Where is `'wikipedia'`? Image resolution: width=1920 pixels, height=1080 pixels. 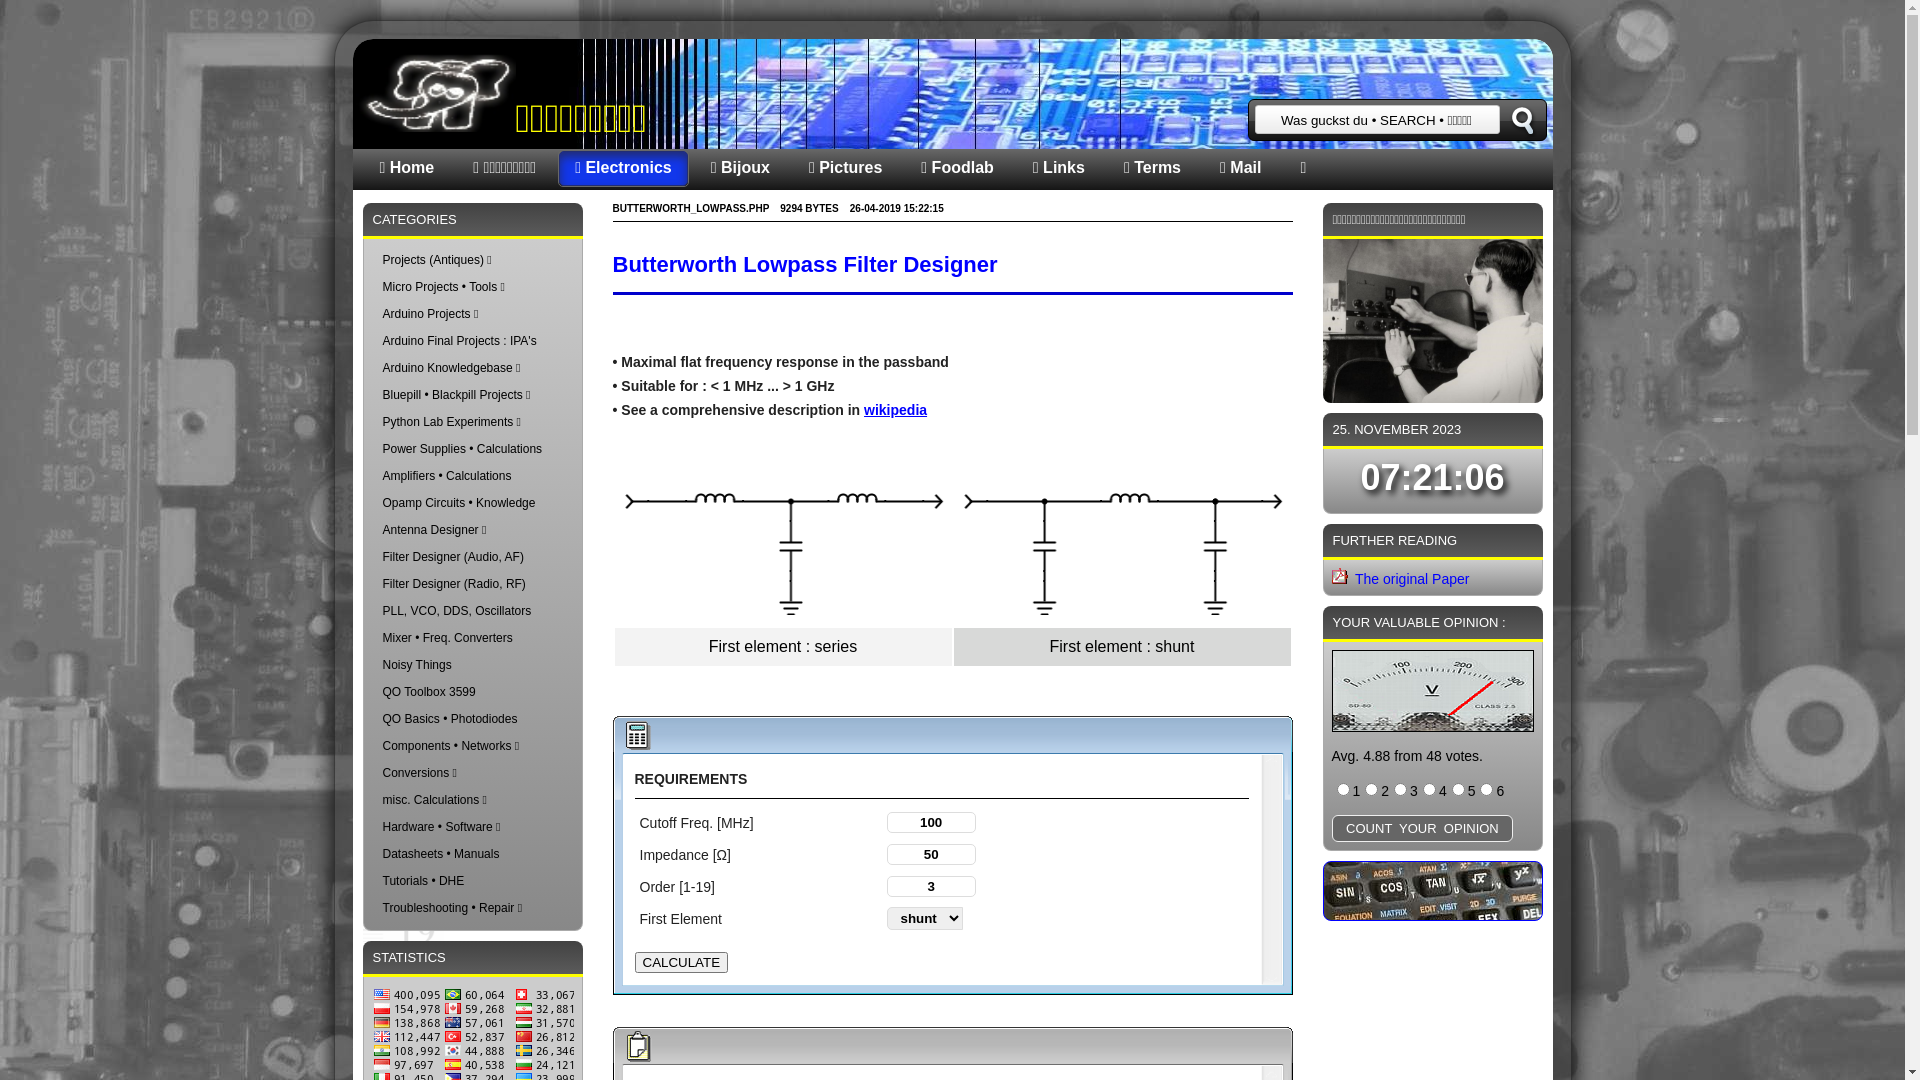
'wikipedia' is located at coordinates (894, 408).